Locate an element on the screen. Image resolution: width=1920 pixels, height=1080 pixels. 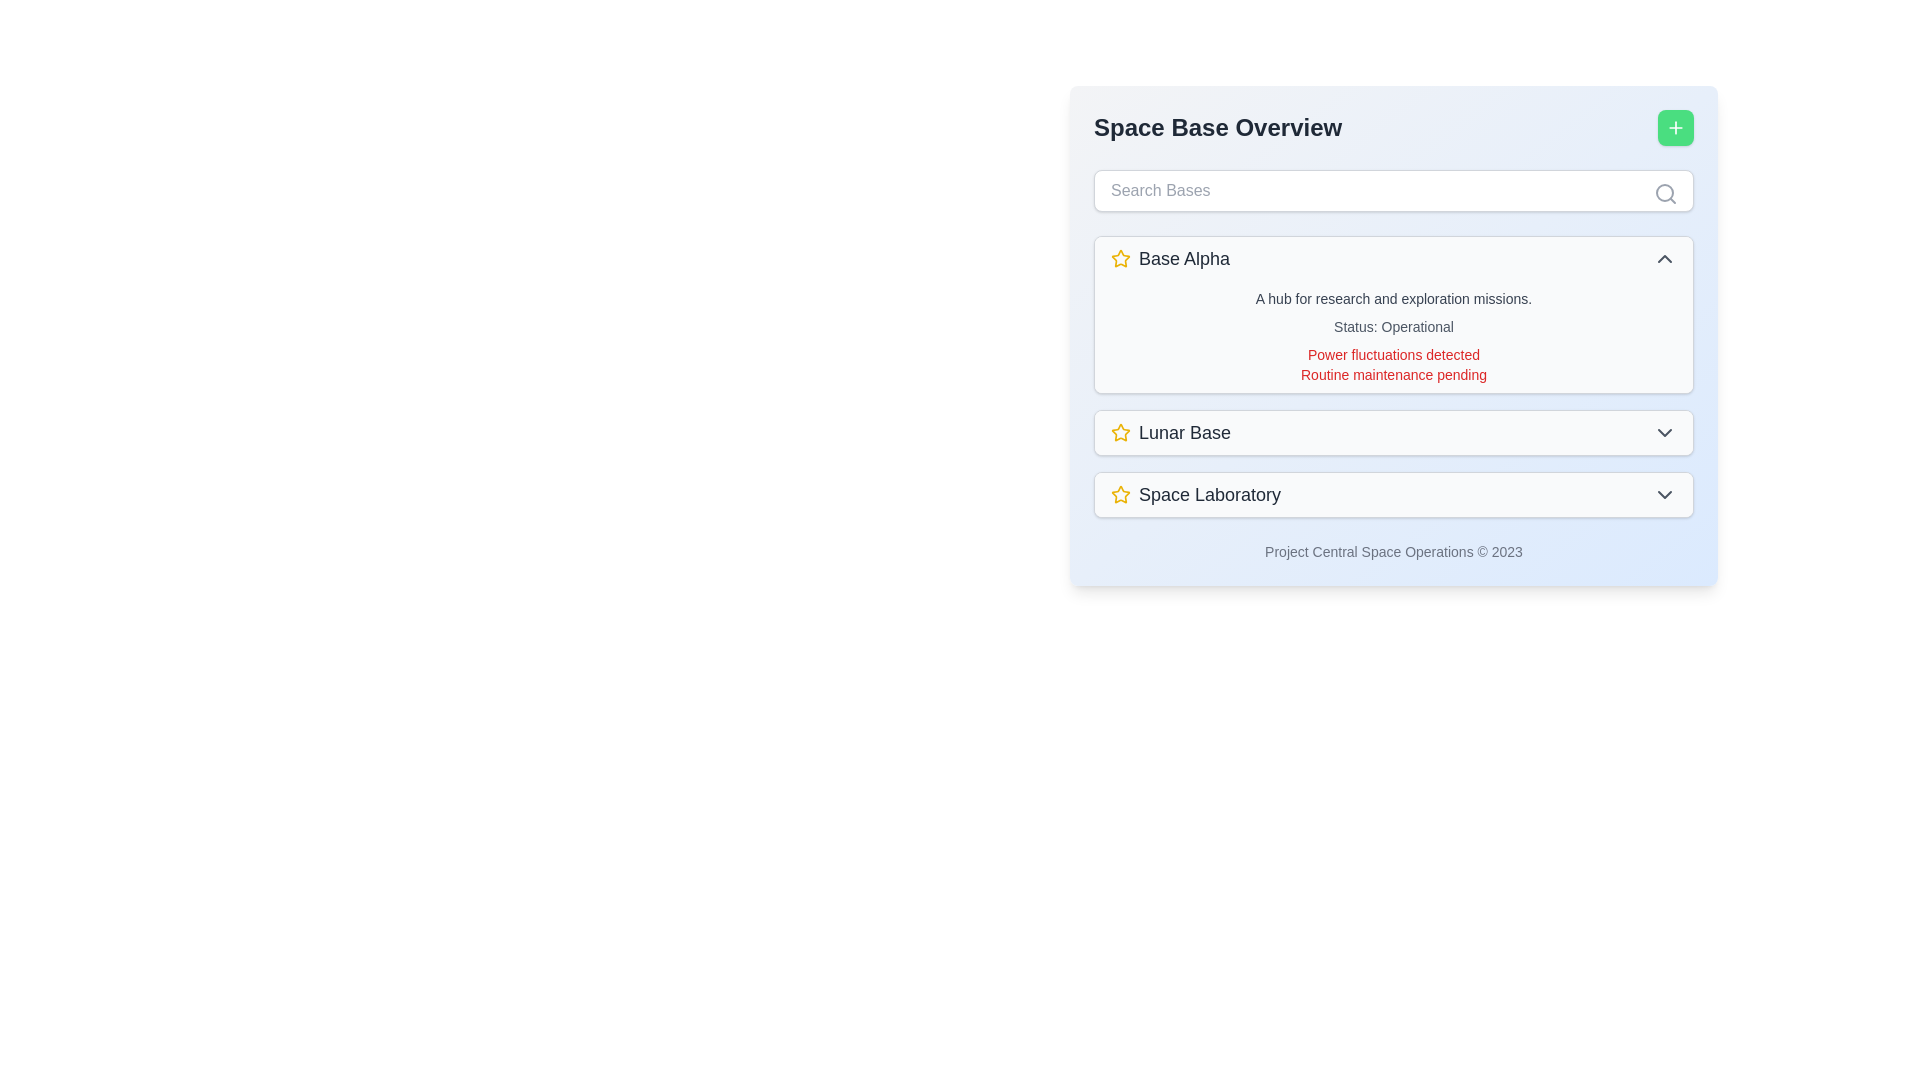
the text label 'Lunar Base', which is styled in a large, bold font and accompanied by a yellow star icon, located between 'Base Alpha' and 'Space Laboratory' is located at coordinates (1171, 431).